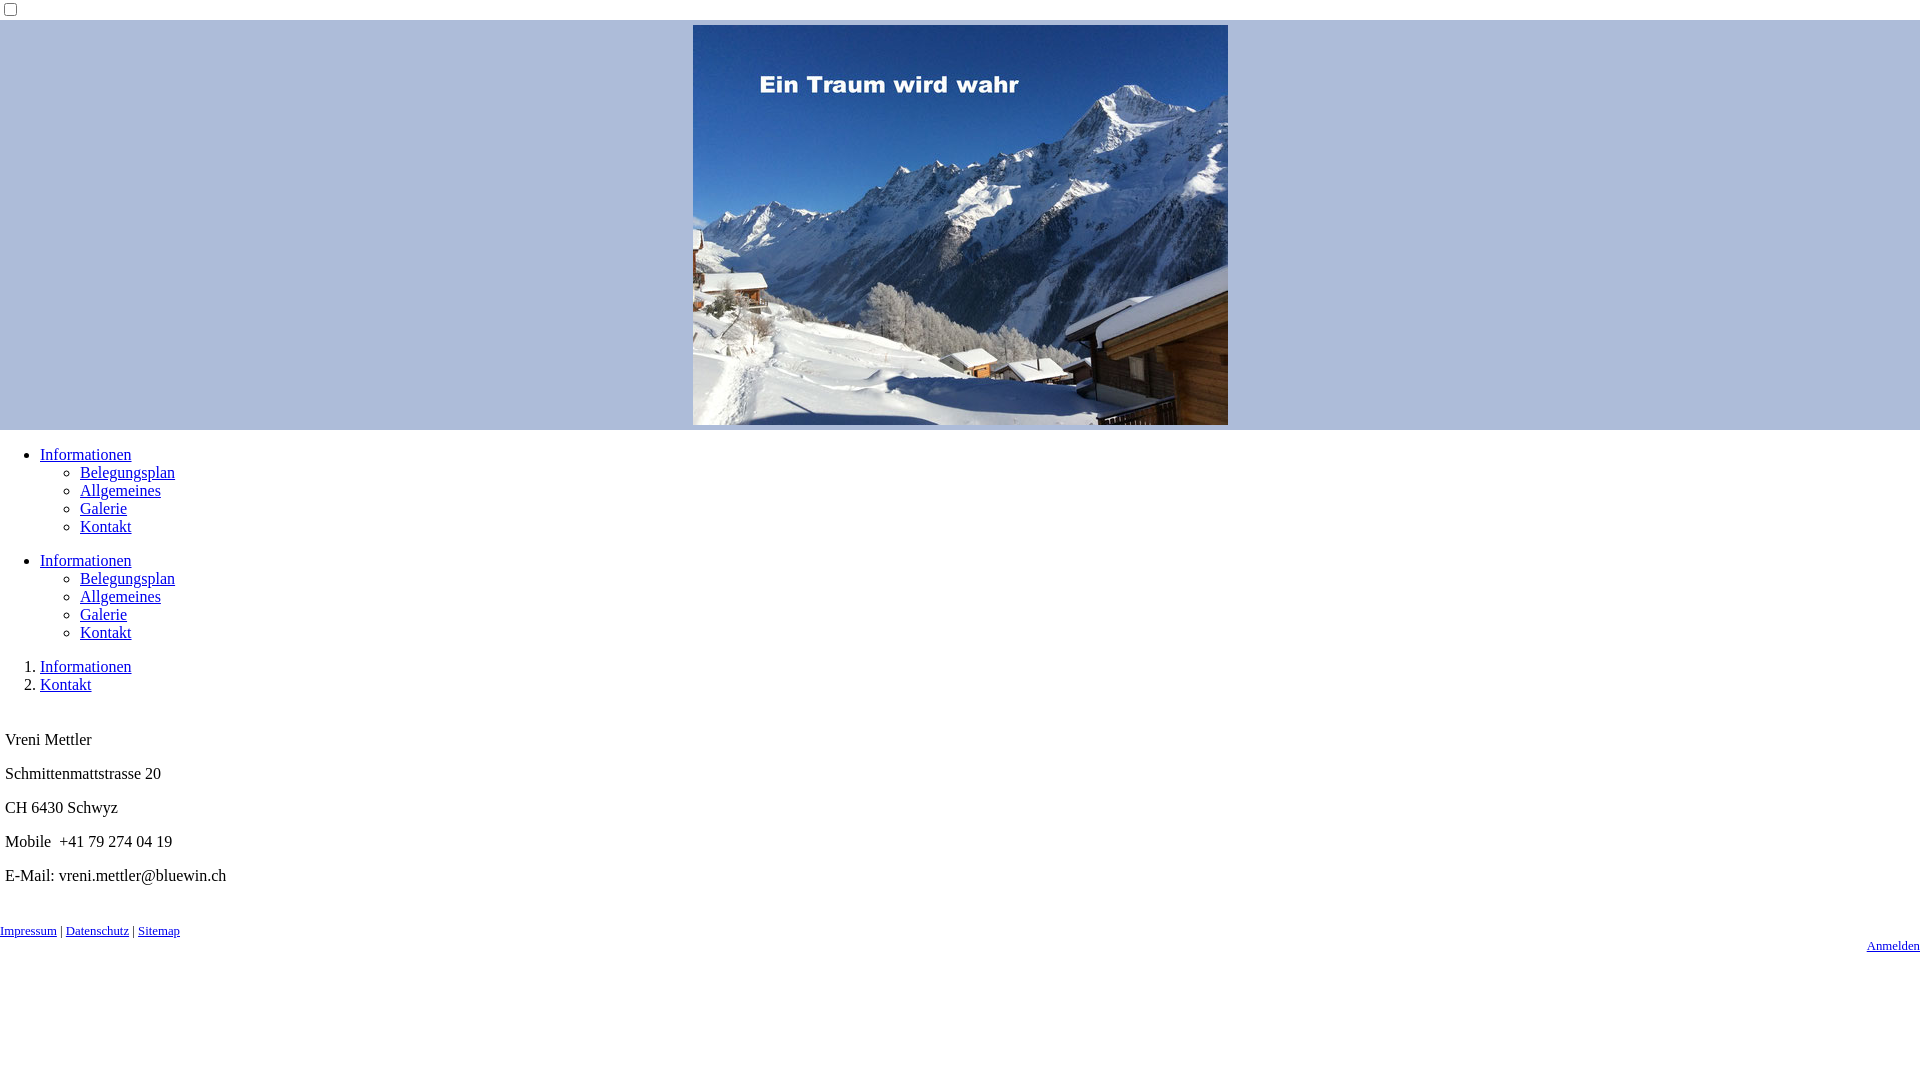  What do you see at coordinates (119, 490) in the screenshot?
I see `'Allgemeines'` at bounding box center [119, 490].